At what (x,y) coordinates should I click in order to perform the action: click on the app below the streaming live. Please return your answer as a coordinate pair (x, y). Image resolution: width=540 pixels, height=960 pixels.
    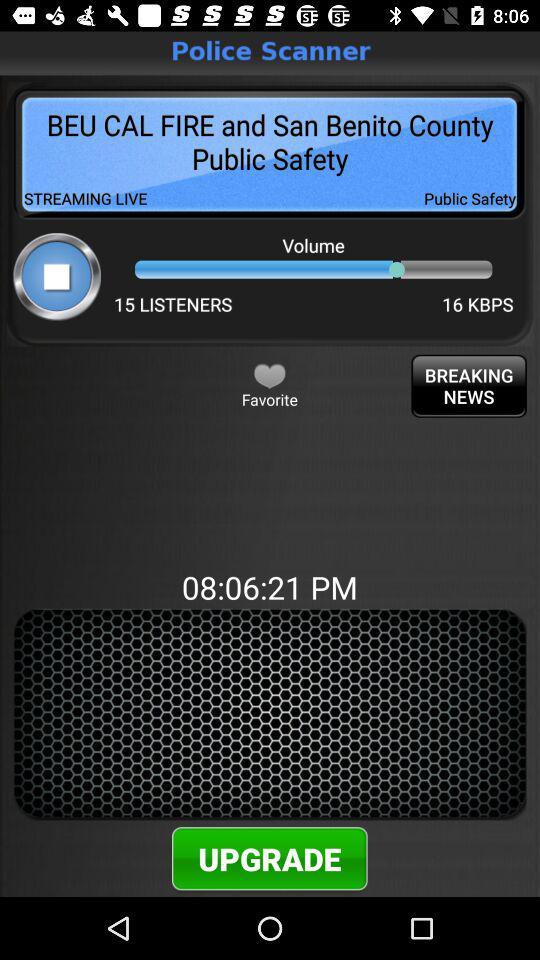
    Looking at the image, I should click on (57, 275).